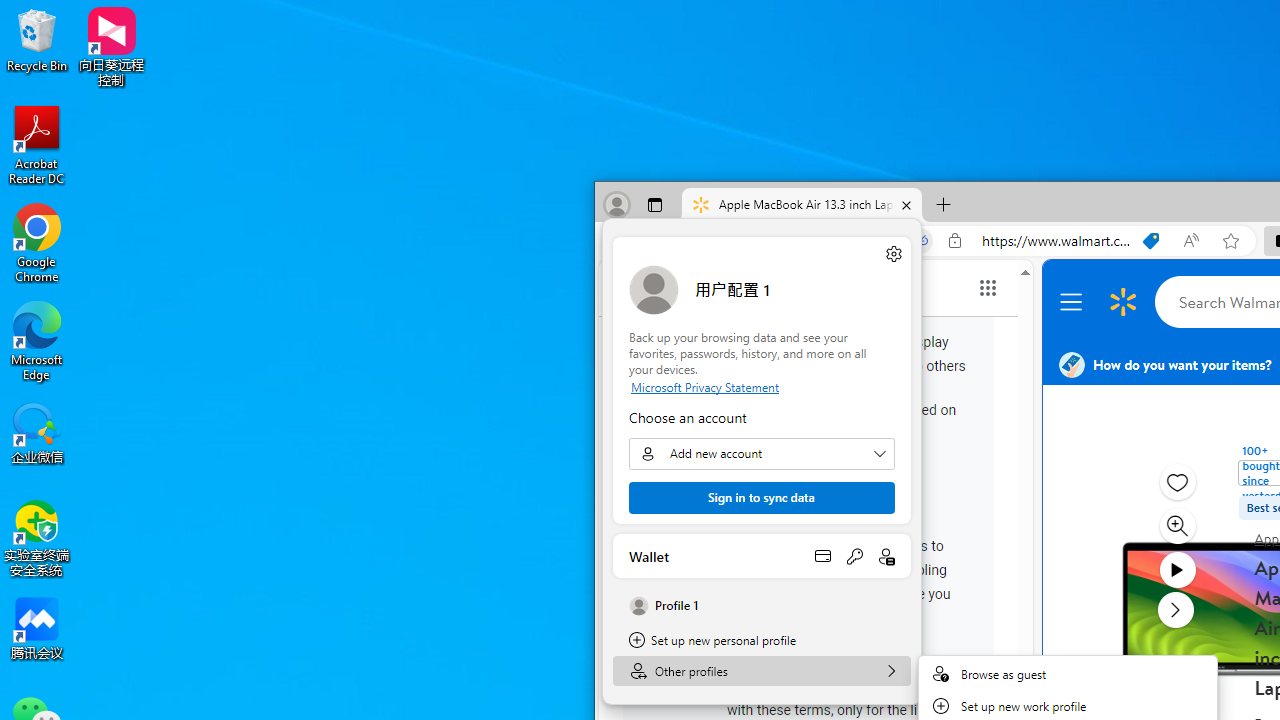 The height and width of the screenshot is (720, 1280). Describe the element at coordinates (1176, 525) in the screenshot. I see `'Zoom image modal'` at that location.